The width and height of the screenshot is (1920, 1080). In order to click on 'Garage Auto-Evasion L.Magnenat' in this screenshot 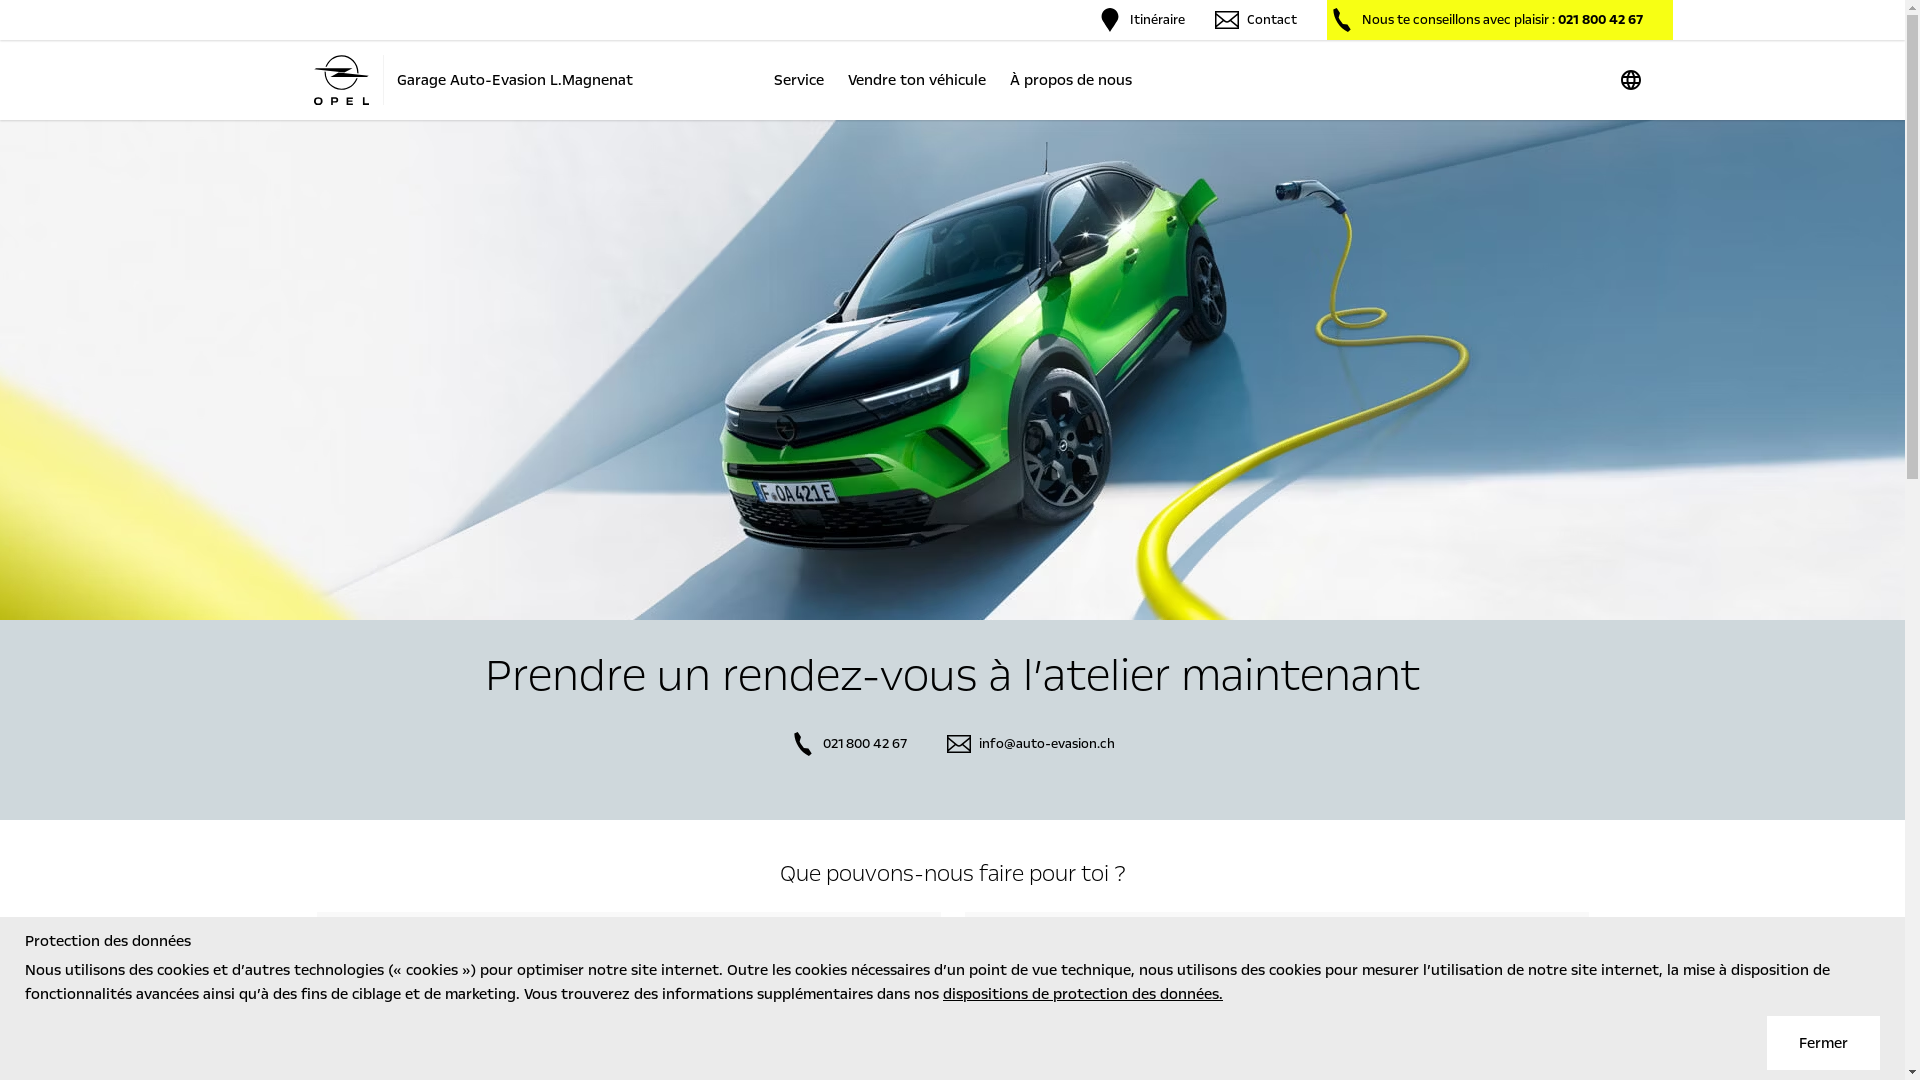, I will do `click(470, 79)`.